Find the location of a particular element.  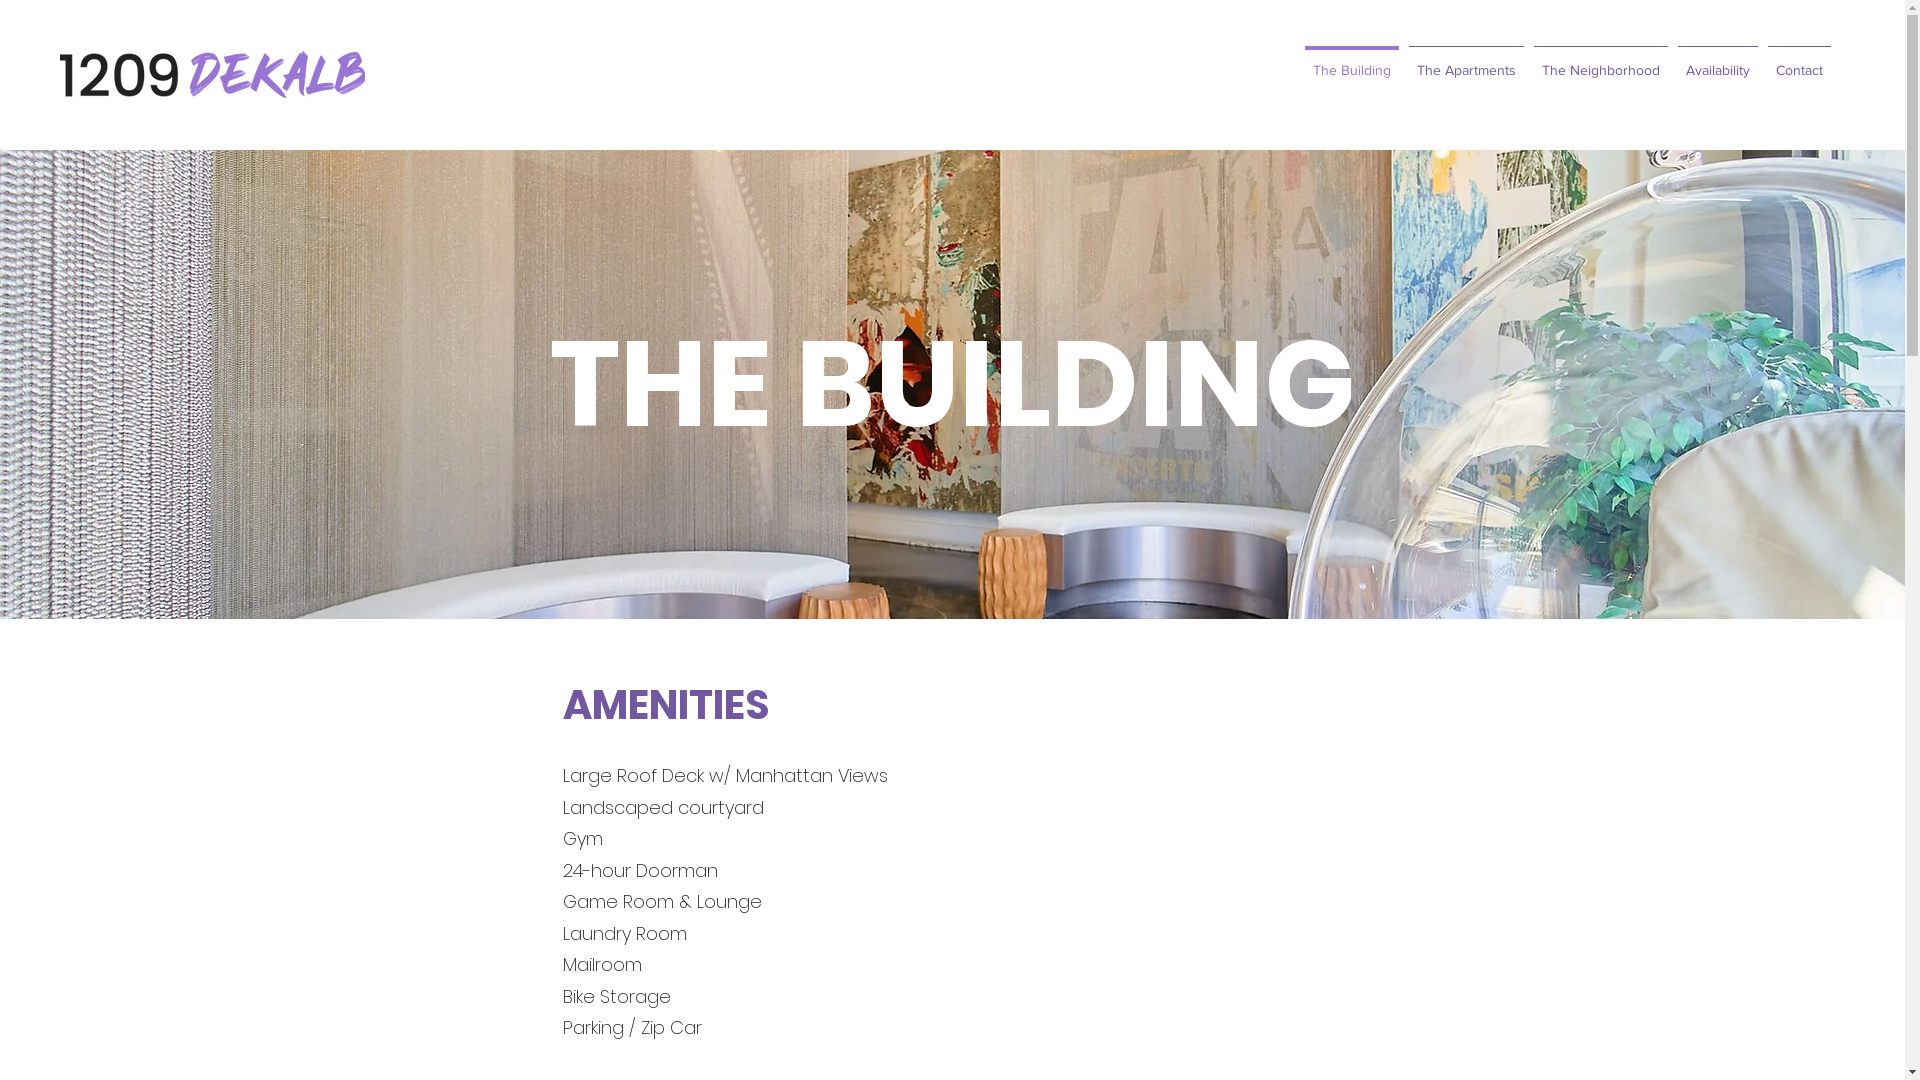

'Contact' is located at coordinates (1799, 60).